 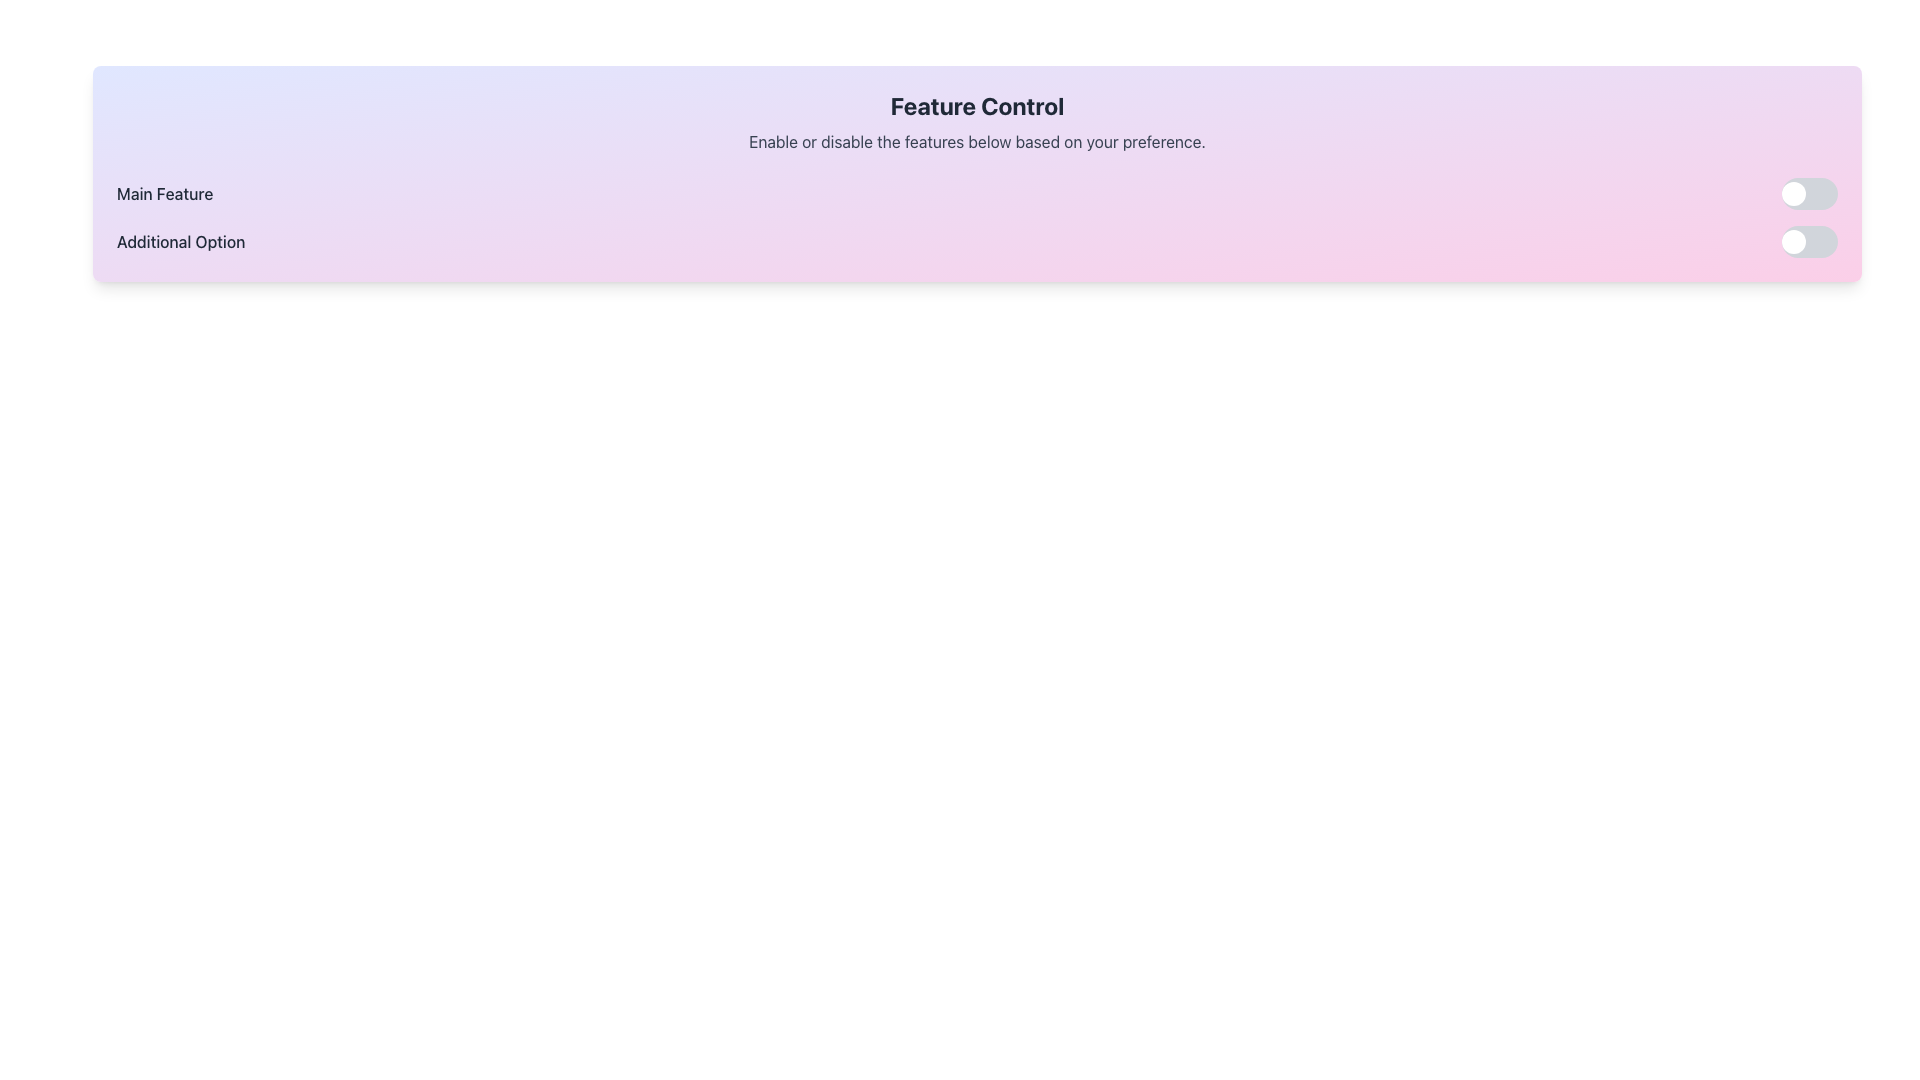 What do you see at coordinates (181, 241) in the screenshot?
I see `the static text label that reads 'Additional Option', which is styled in medium font weight and dark gray color on a light background, positioned below the header 'Feature Control'` at bounding box center [181, 241].